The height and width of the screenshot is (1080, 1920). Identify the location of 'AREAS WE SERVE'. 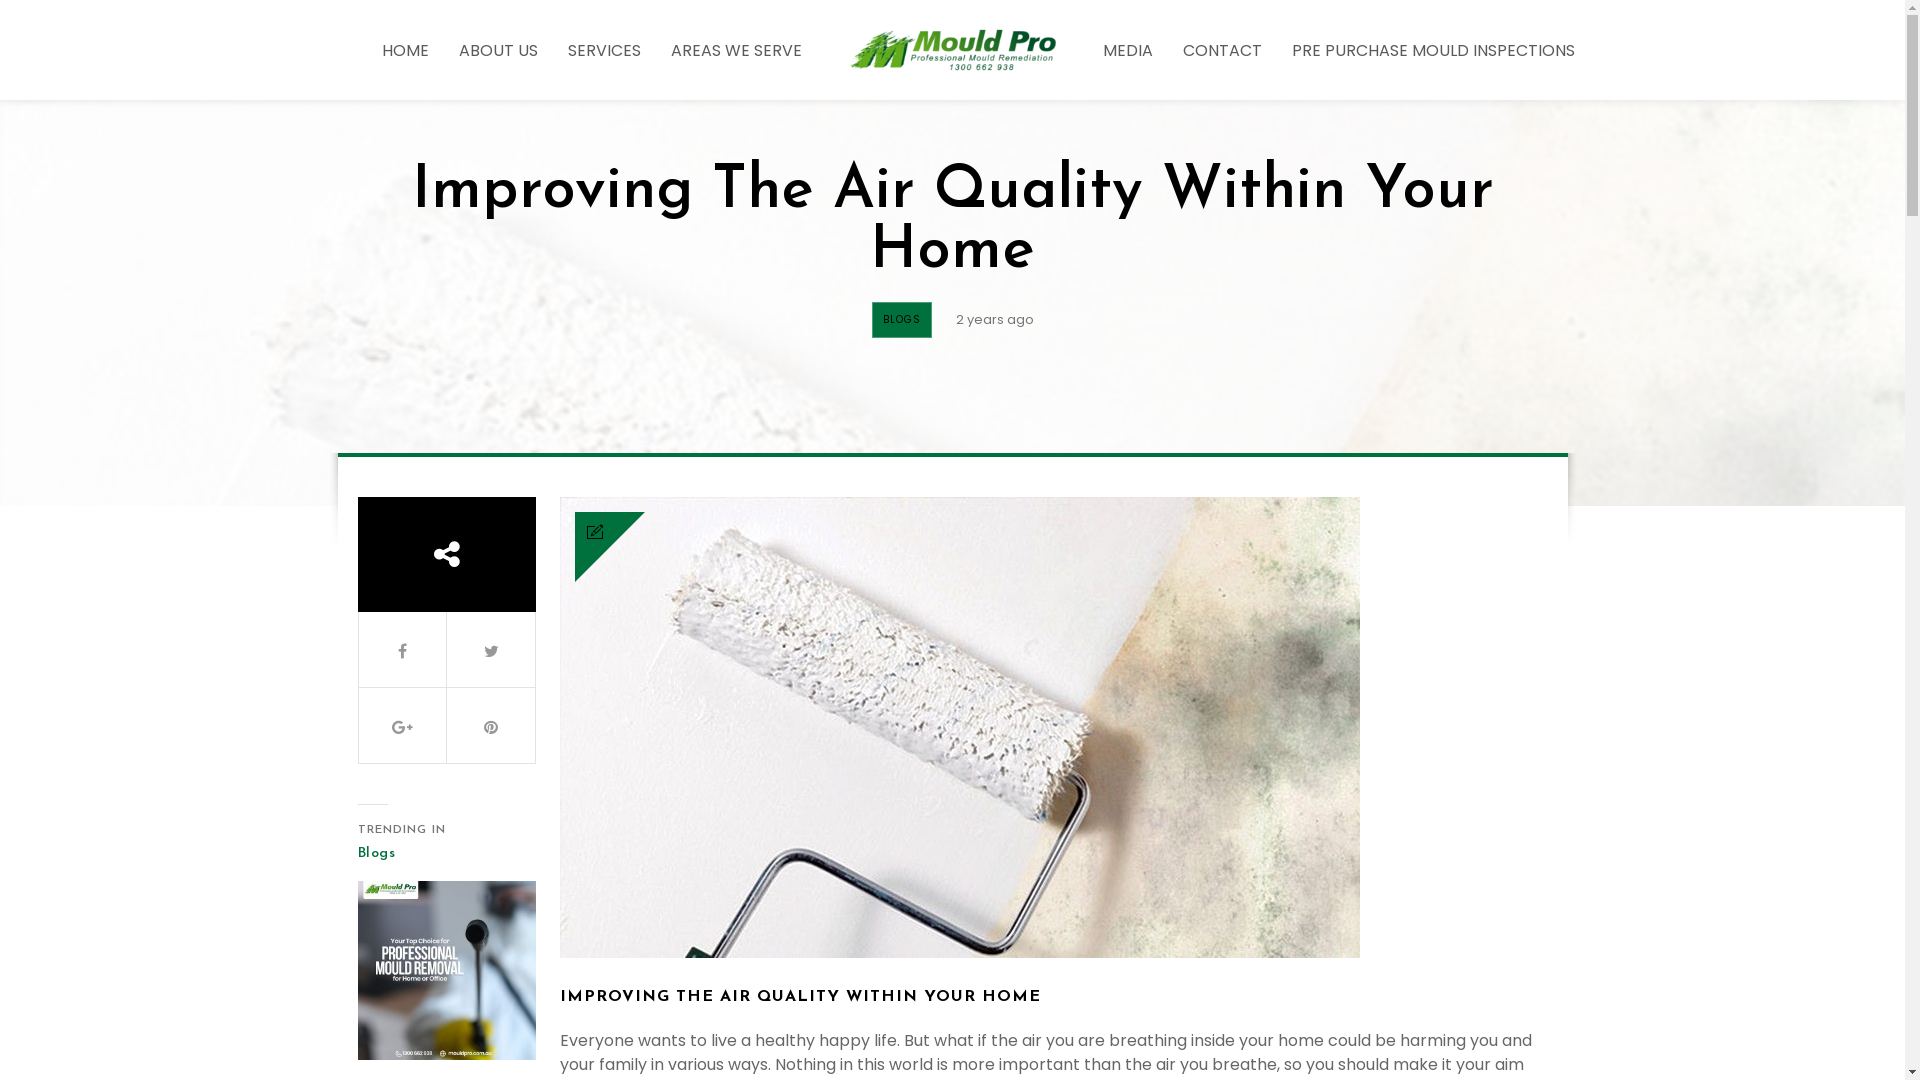
(735, 49).